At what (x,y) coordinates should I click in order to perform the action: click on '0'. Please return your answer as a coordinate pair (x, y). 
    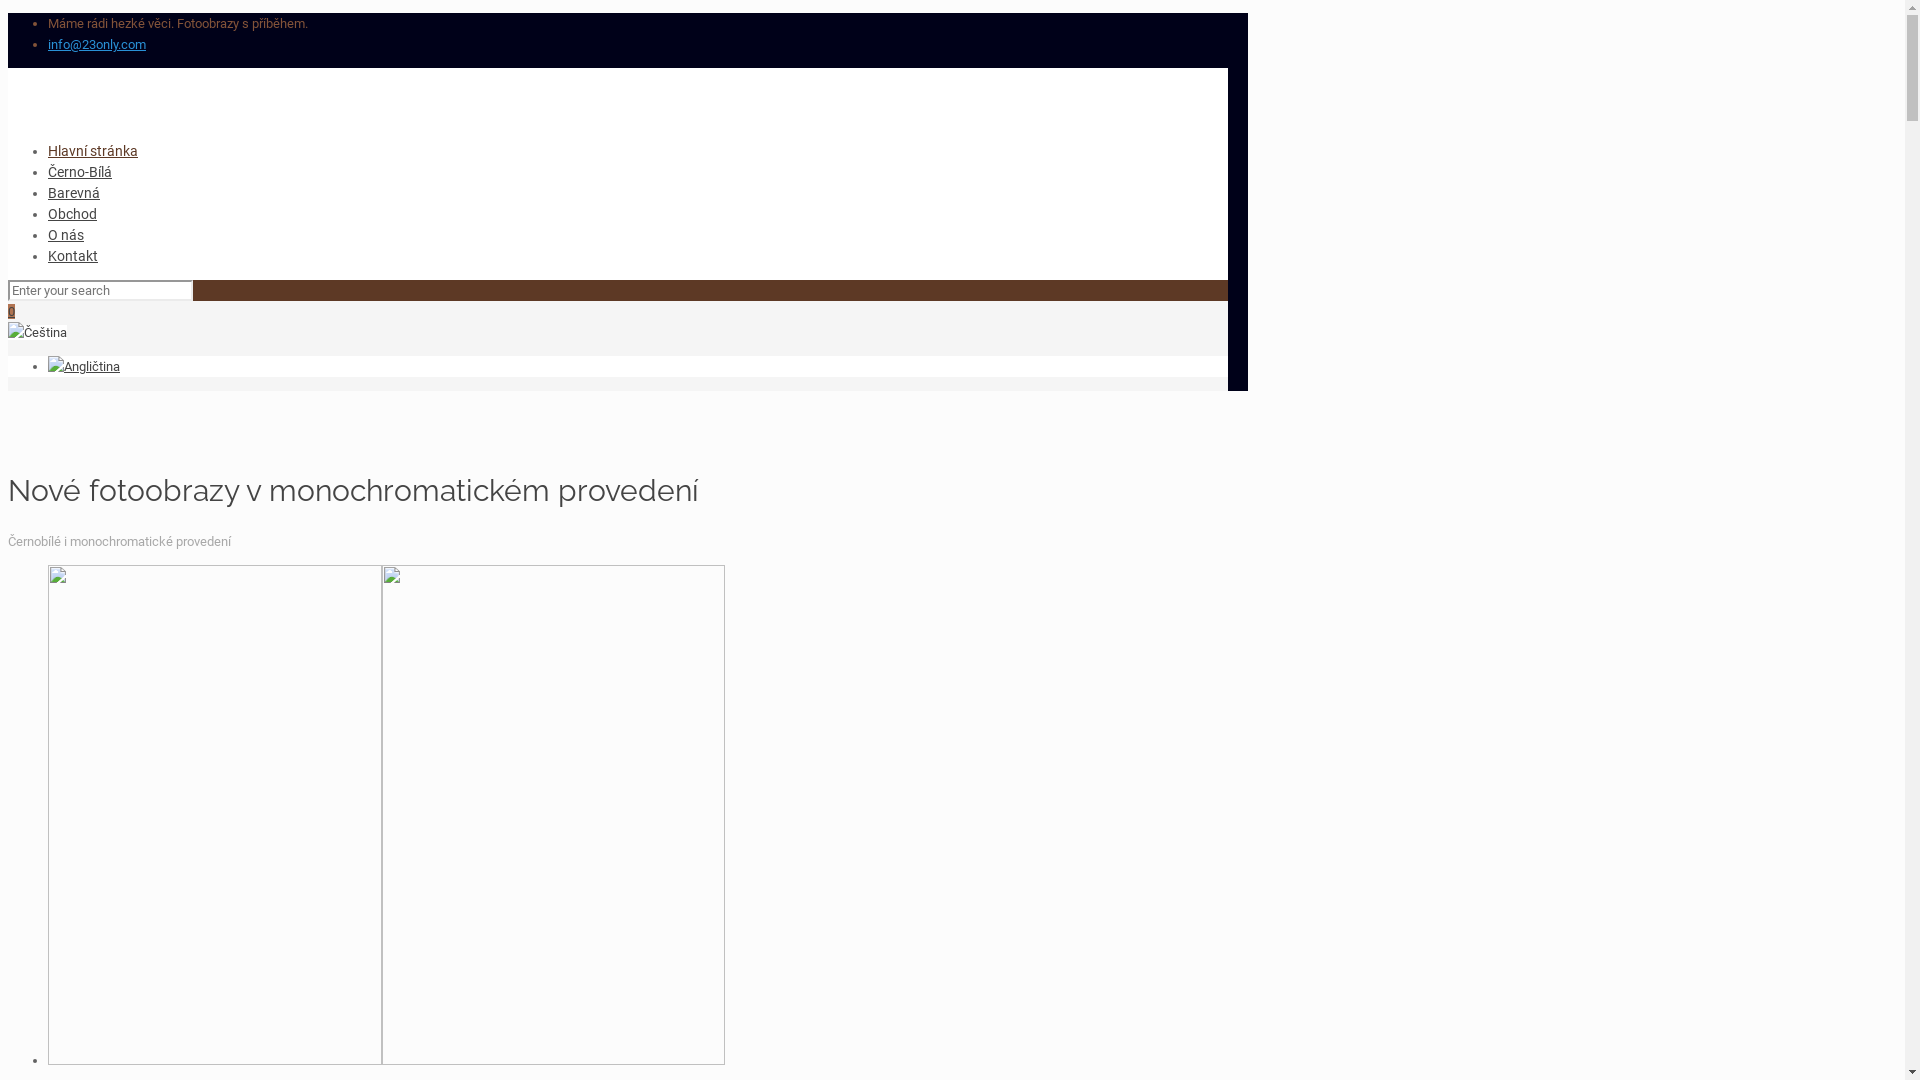
    Looking at the image, I should click on (11, 311).